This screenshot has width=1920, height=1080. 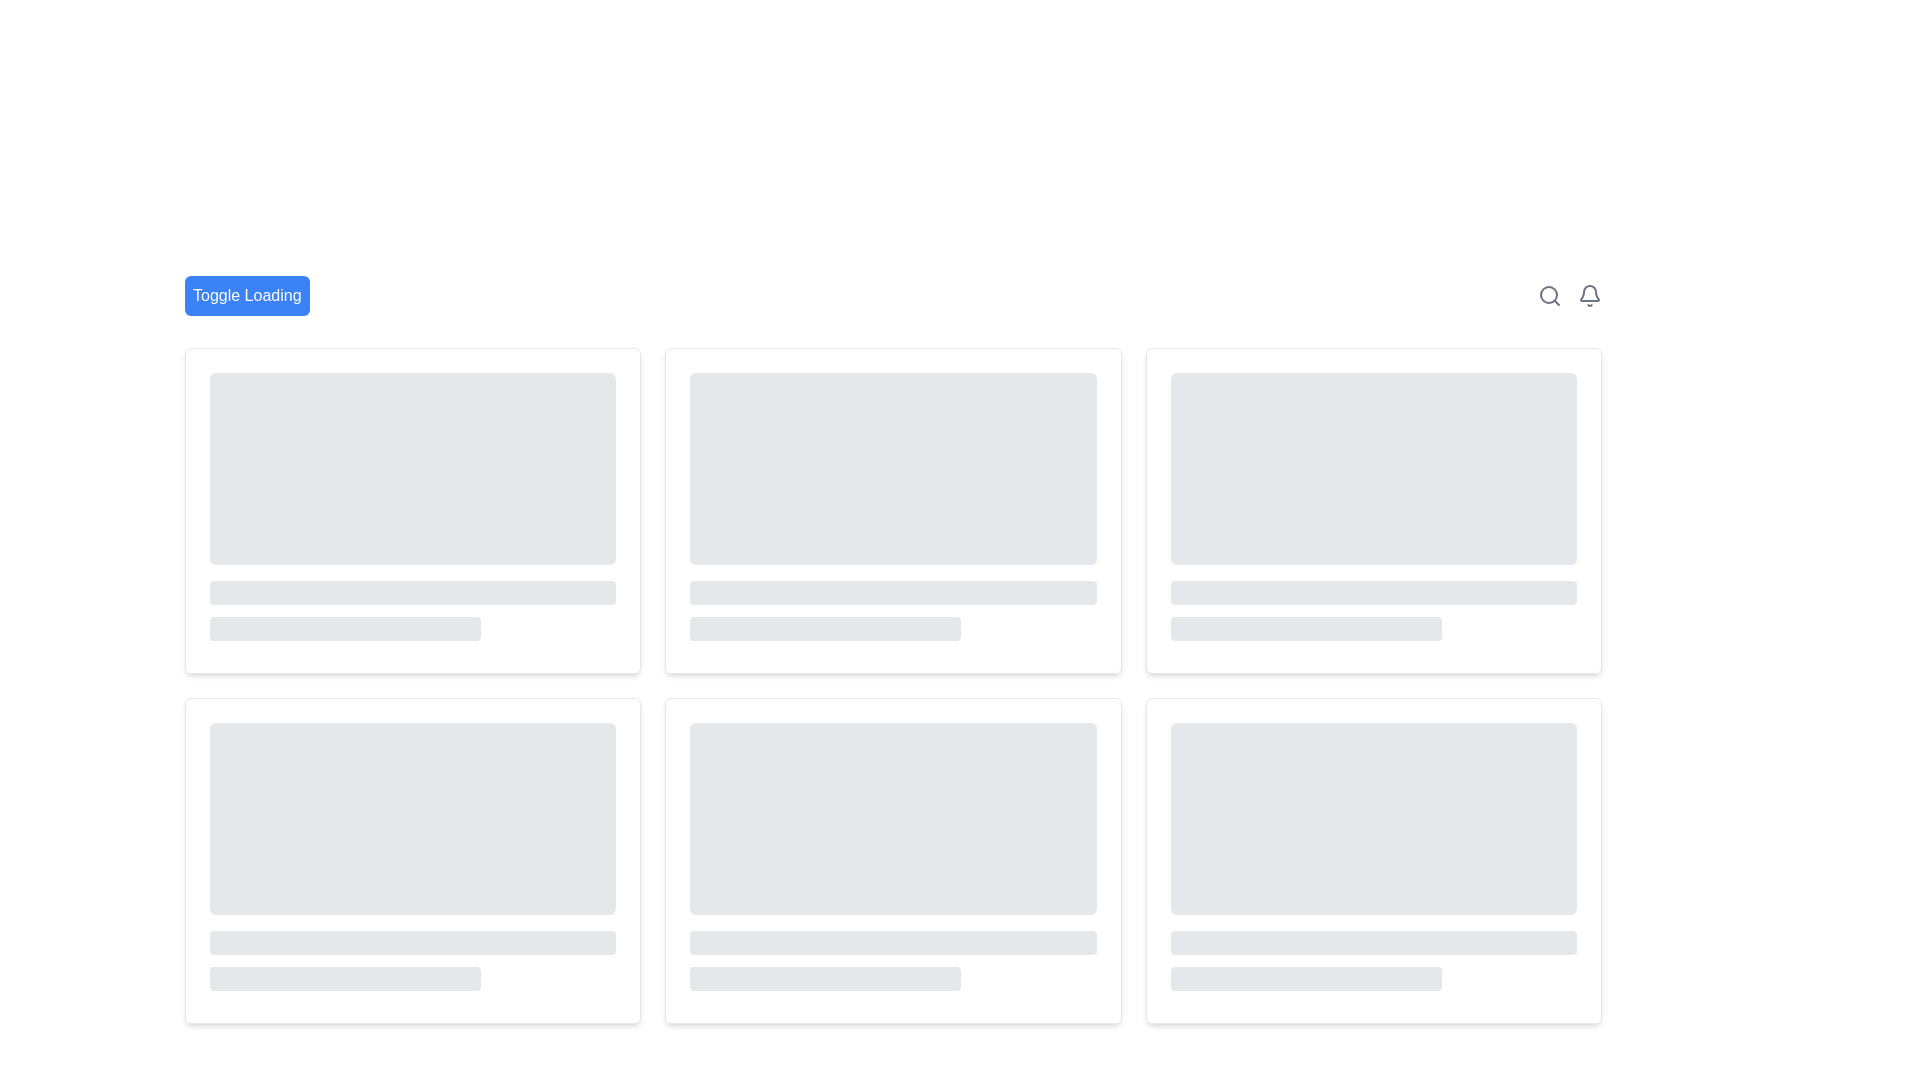 I want to click on the first Placeholder Card in the grid layout, located at the top-left corner, to indicate loading state, so click(x=412, y=509).